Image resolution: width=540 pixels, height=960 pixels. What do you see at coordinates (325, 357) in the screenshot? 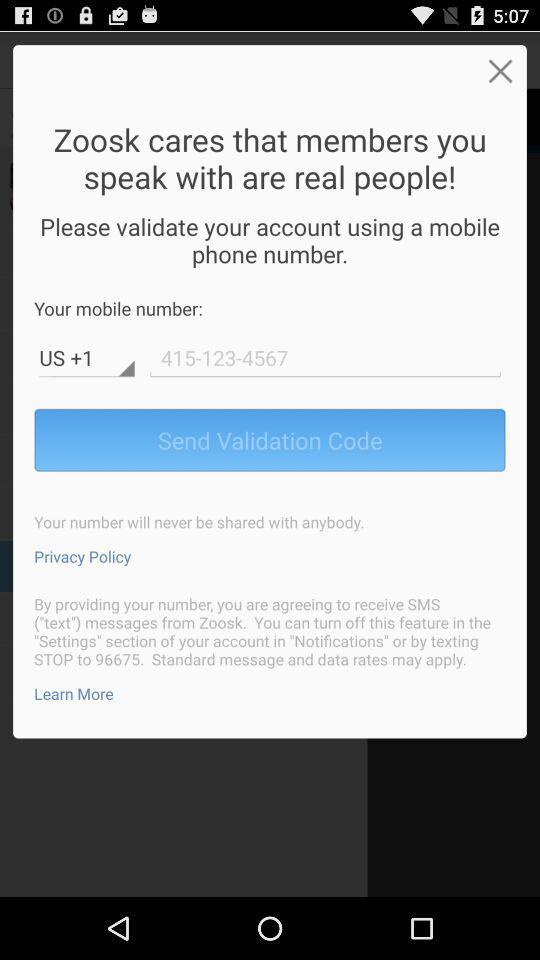
I see `zoosk date connect find your best match` at bounding box center [325, 357].